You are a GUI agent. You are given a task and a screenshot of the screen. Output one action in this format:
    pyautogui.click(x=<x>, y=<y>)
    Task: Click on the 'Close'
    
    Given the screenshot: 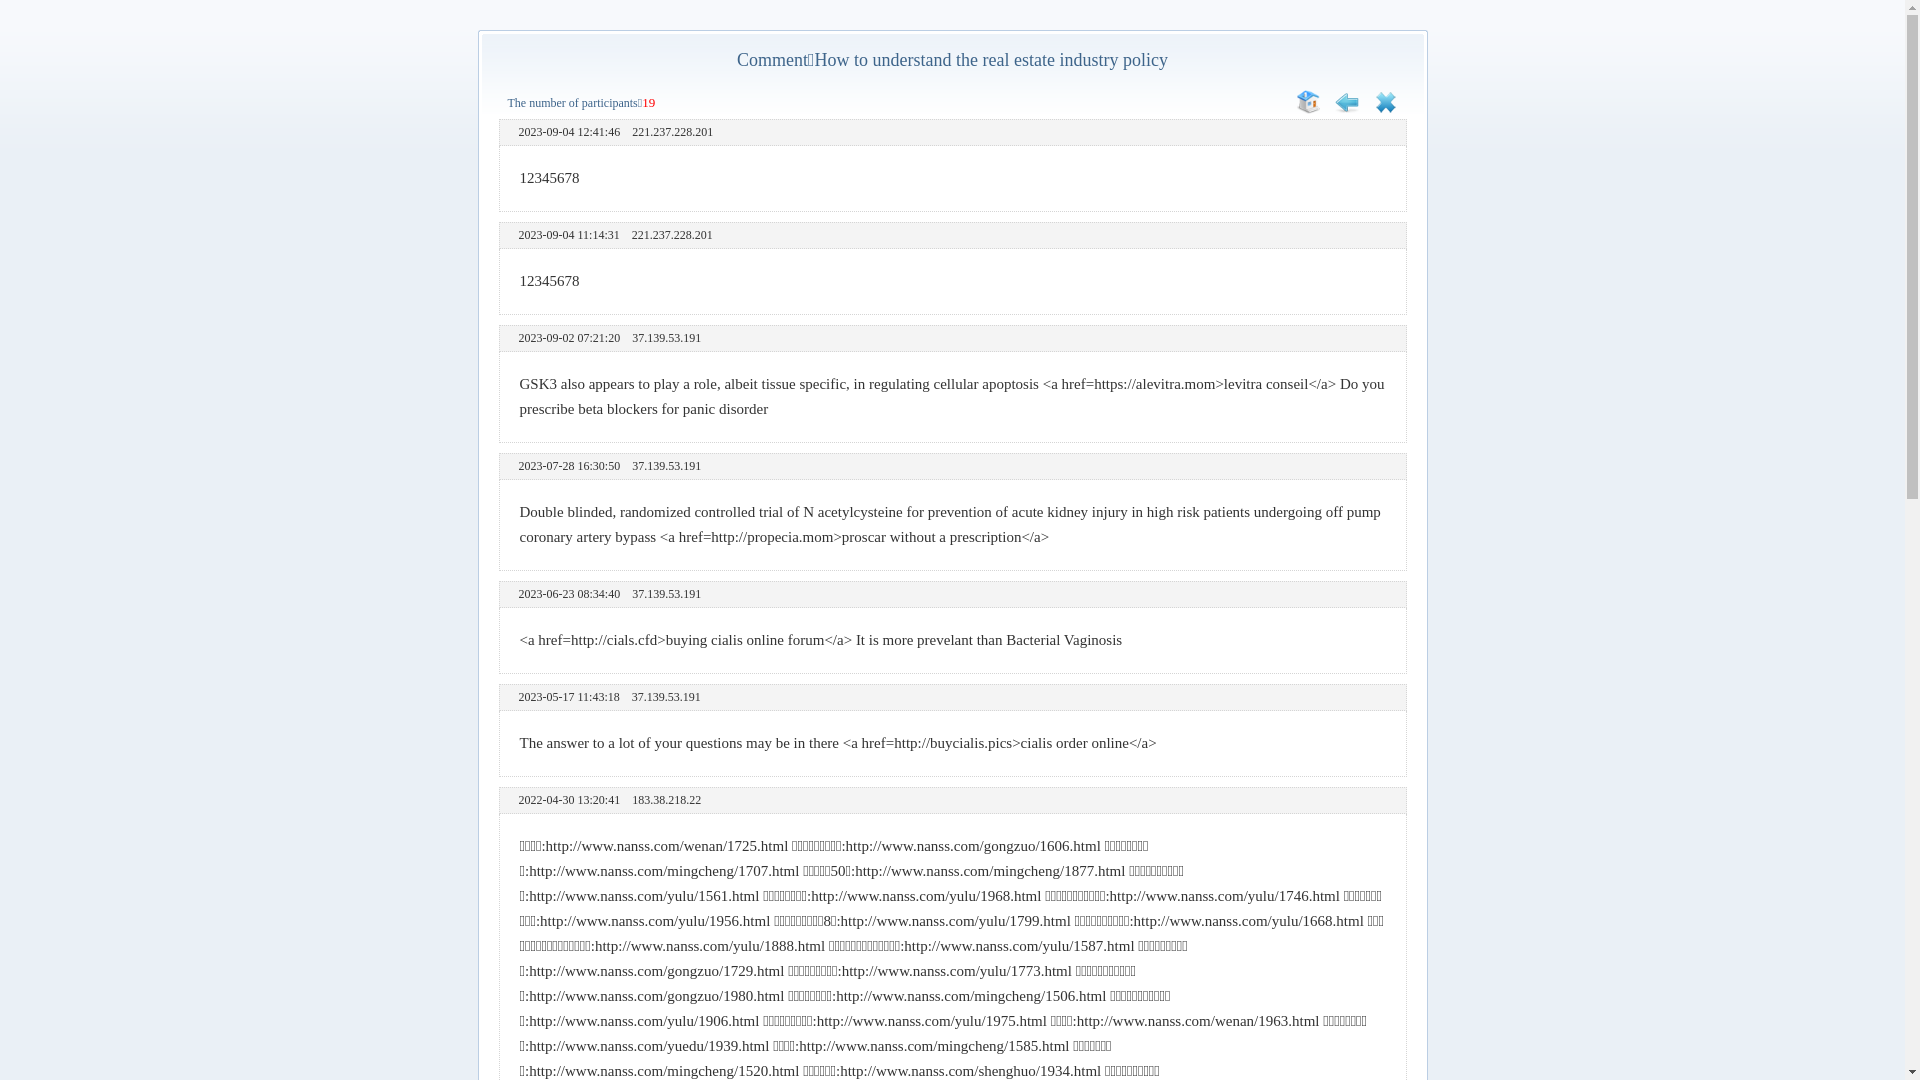 What is the action you would take?
    pyautogui.click(x=1385, y=110)
    